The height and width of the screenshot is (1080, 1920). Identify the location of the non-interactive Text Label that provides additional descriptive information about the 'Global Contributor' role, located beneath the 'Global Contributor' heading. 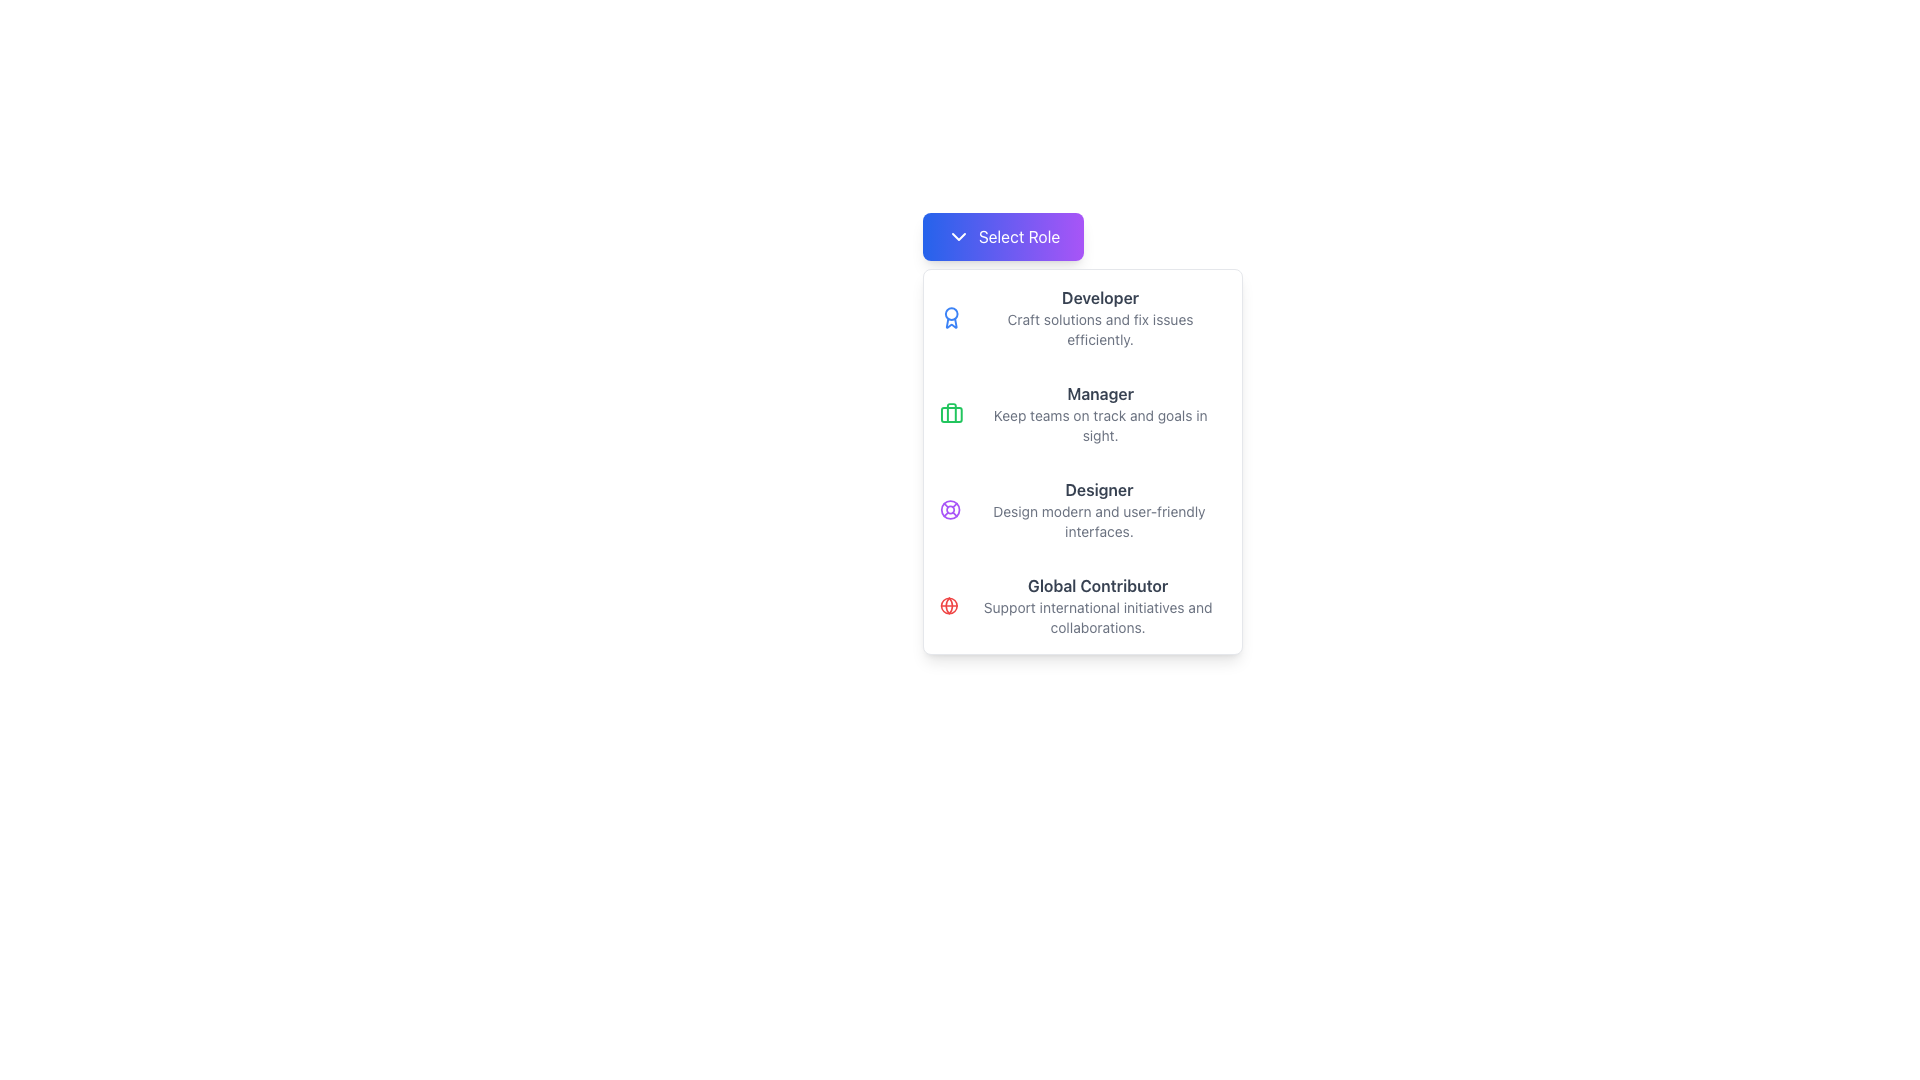
(1097, 616).